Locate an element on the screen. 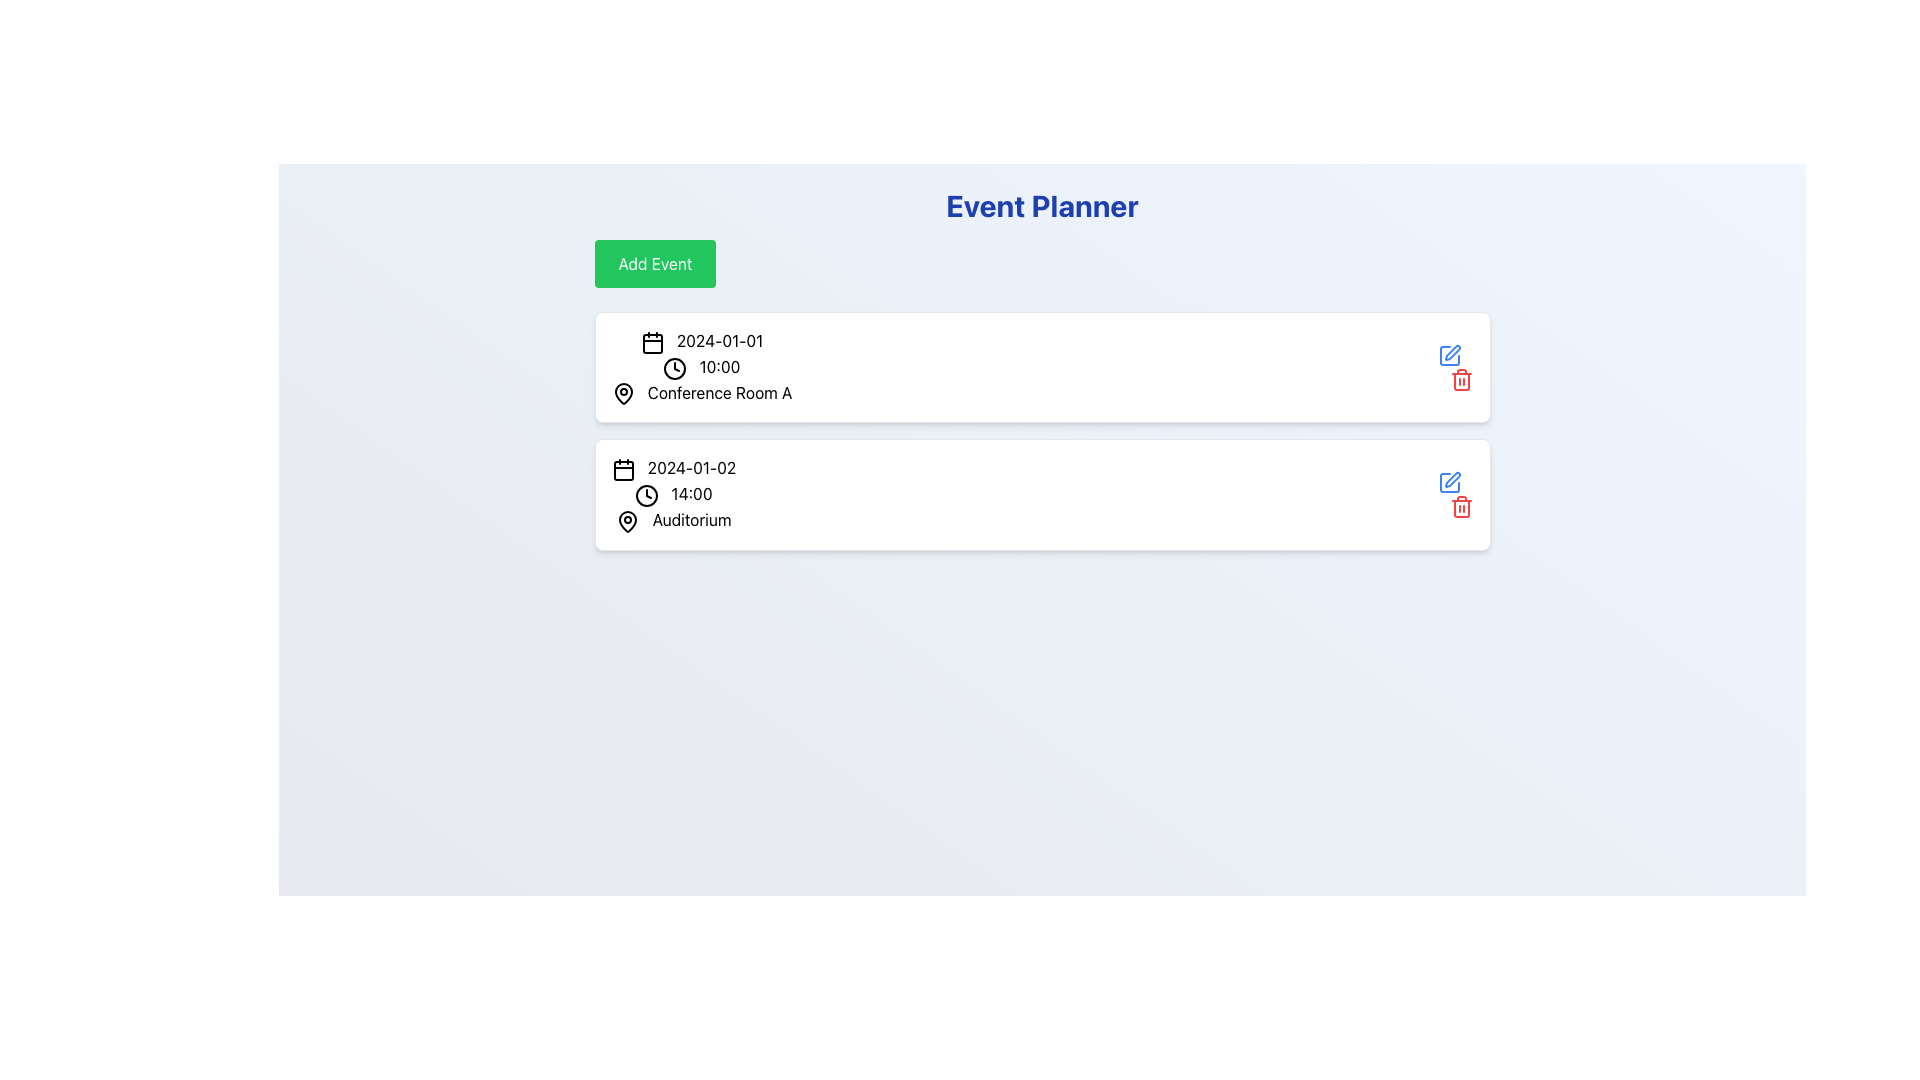  the informational text and icon label displaying the scheduled time for the event located in the second event card below the date '2024-01-02' and above the location 'Auditorium' is located at coordinates (673, 495).